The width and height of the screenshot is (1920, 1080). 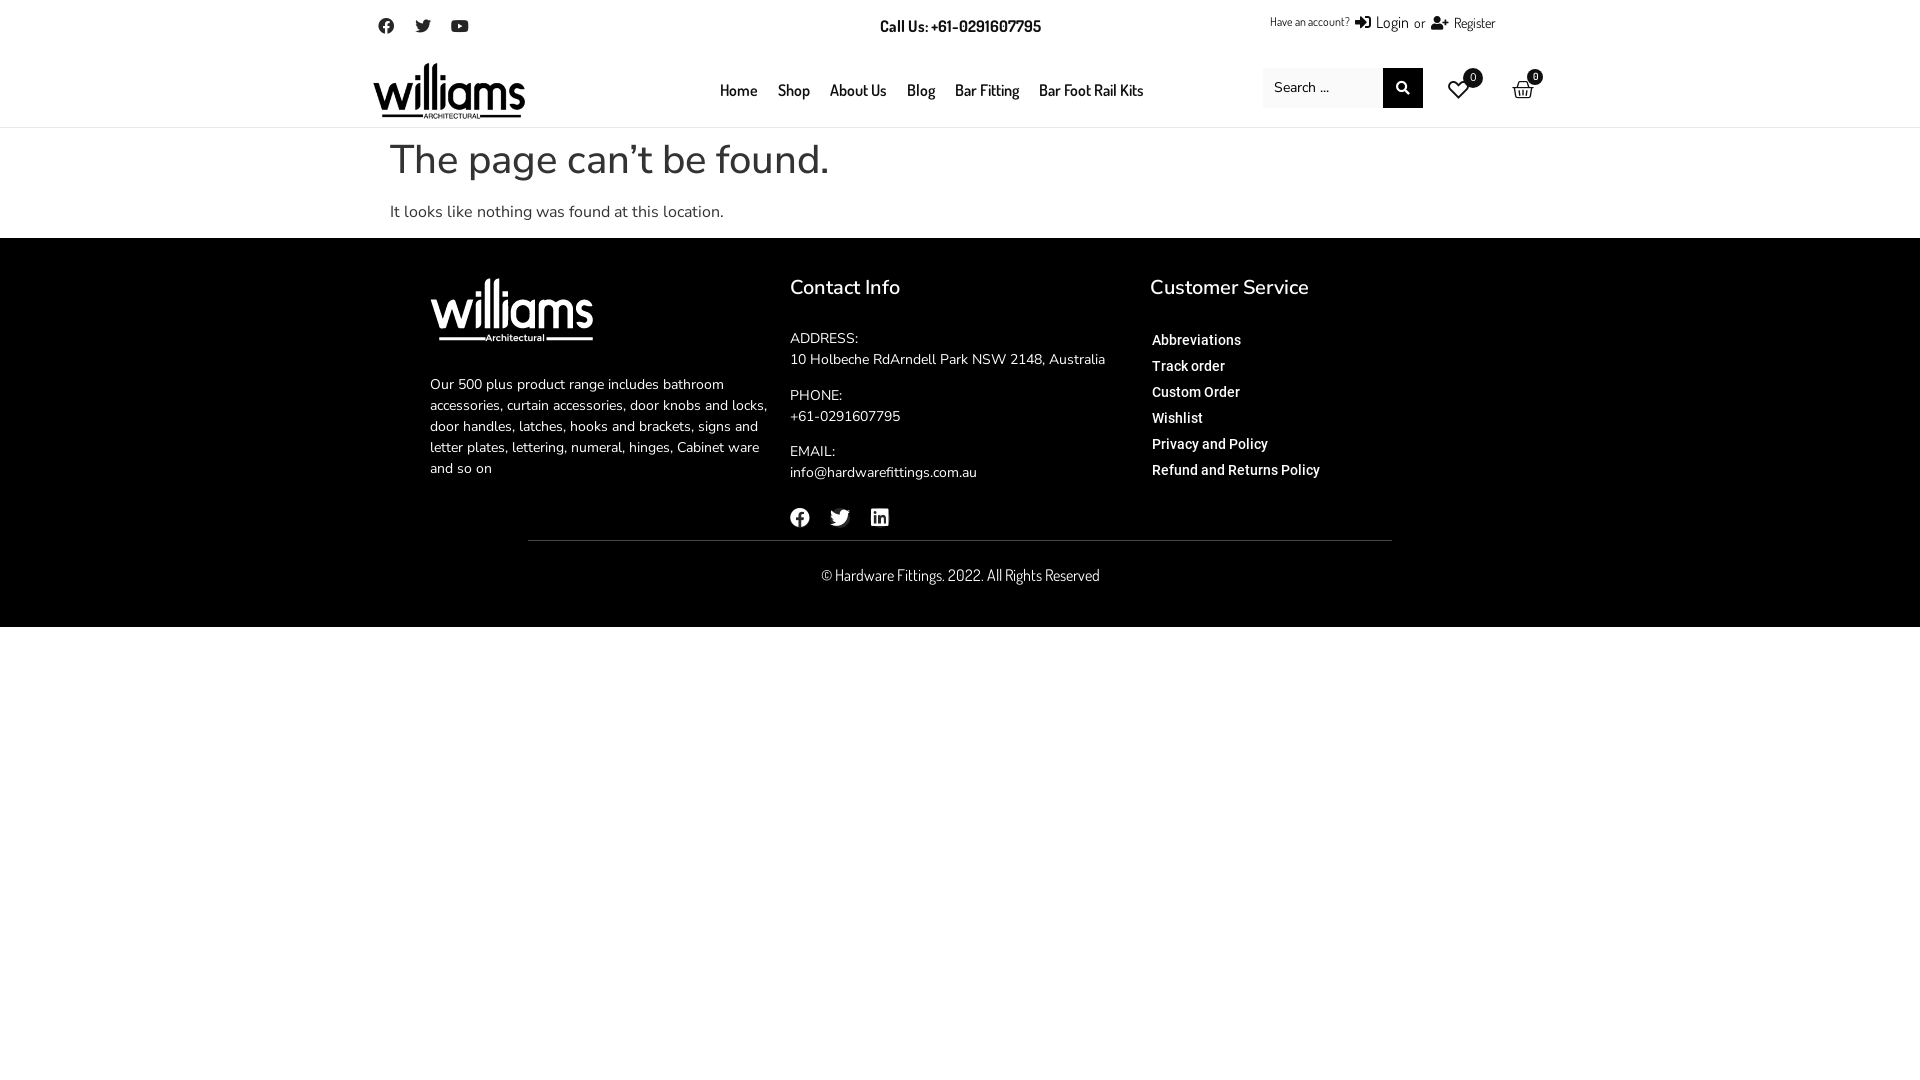 What do you see at coordinates (1473, 76) in the screenshot?
I see `'0'` at bounding box center [1473, 76].